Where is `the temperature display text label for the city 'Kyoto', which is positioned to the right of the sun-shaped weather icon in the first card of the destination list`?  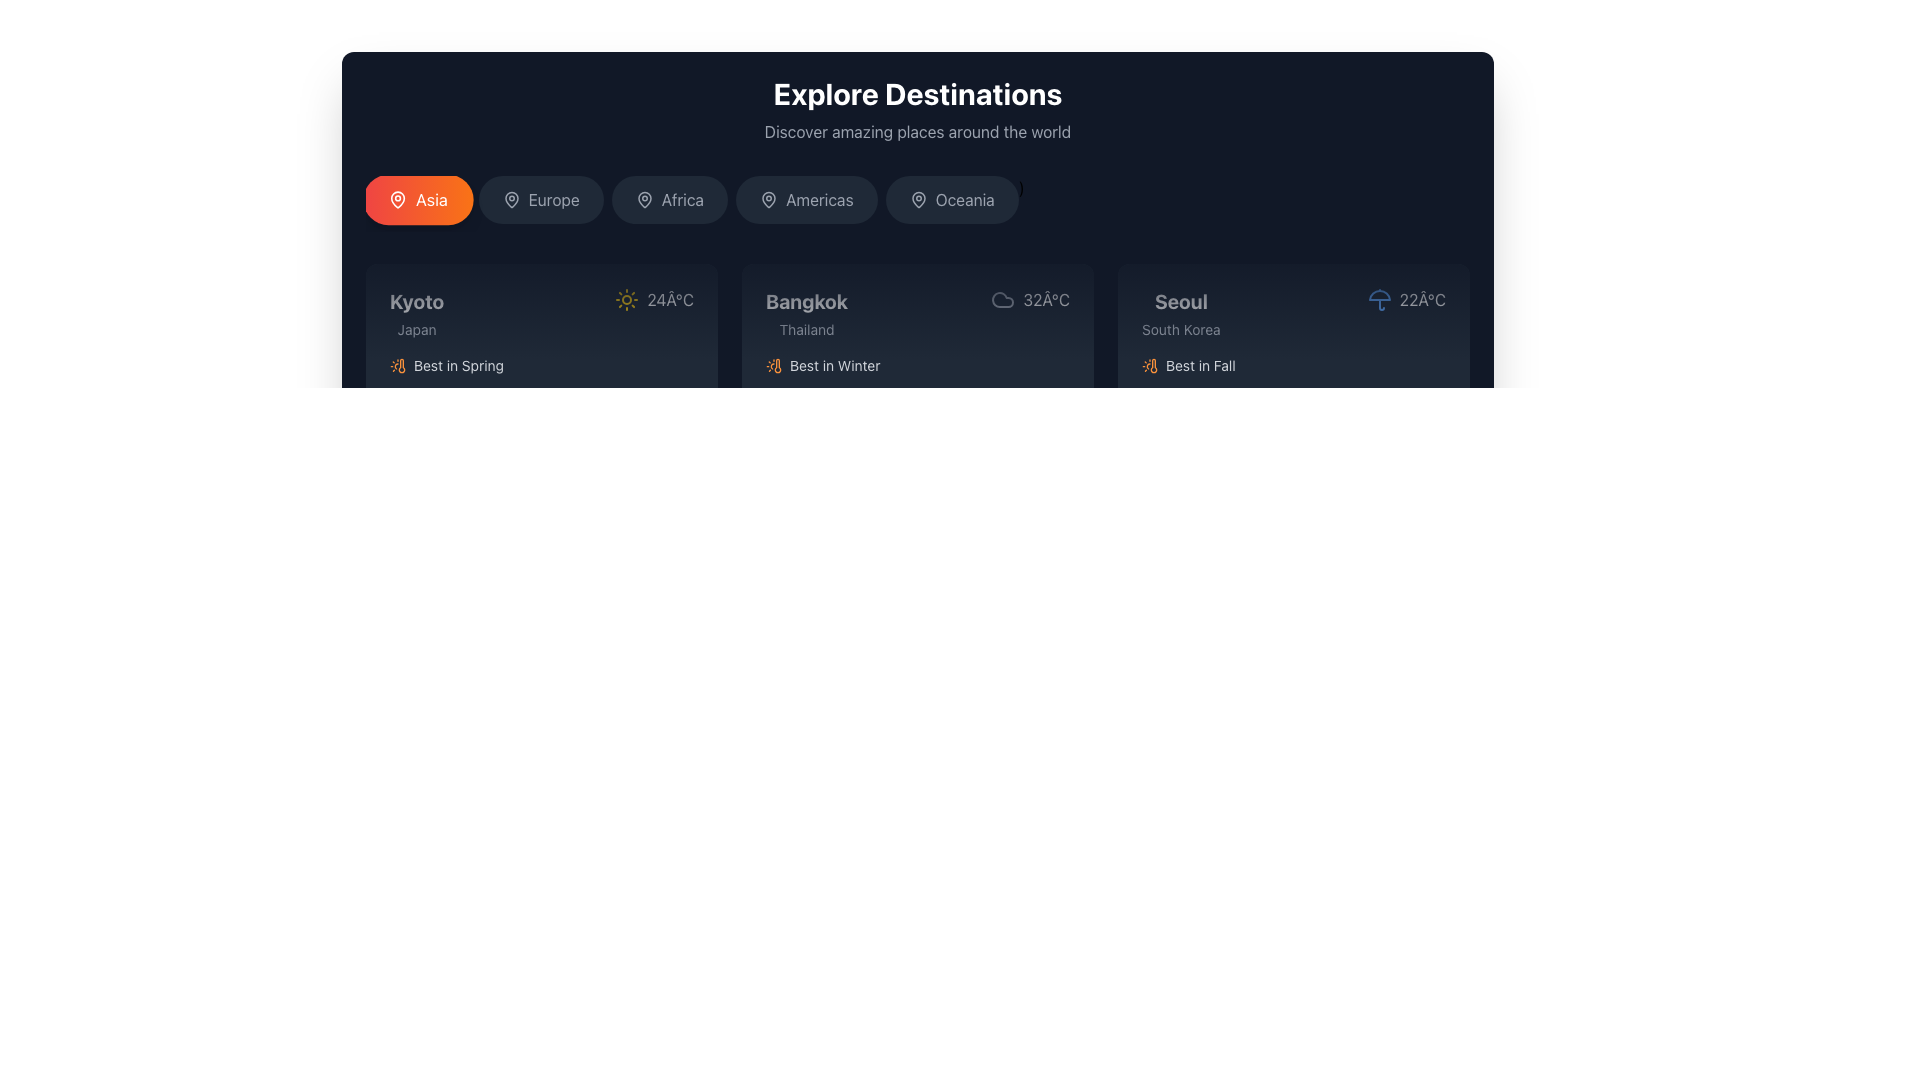 the temperature display text label for the city 'Kyoto', which is positioned to the right of the sun-shaped weather icon in the first card of the destination list is located at coordinates (670, 300).